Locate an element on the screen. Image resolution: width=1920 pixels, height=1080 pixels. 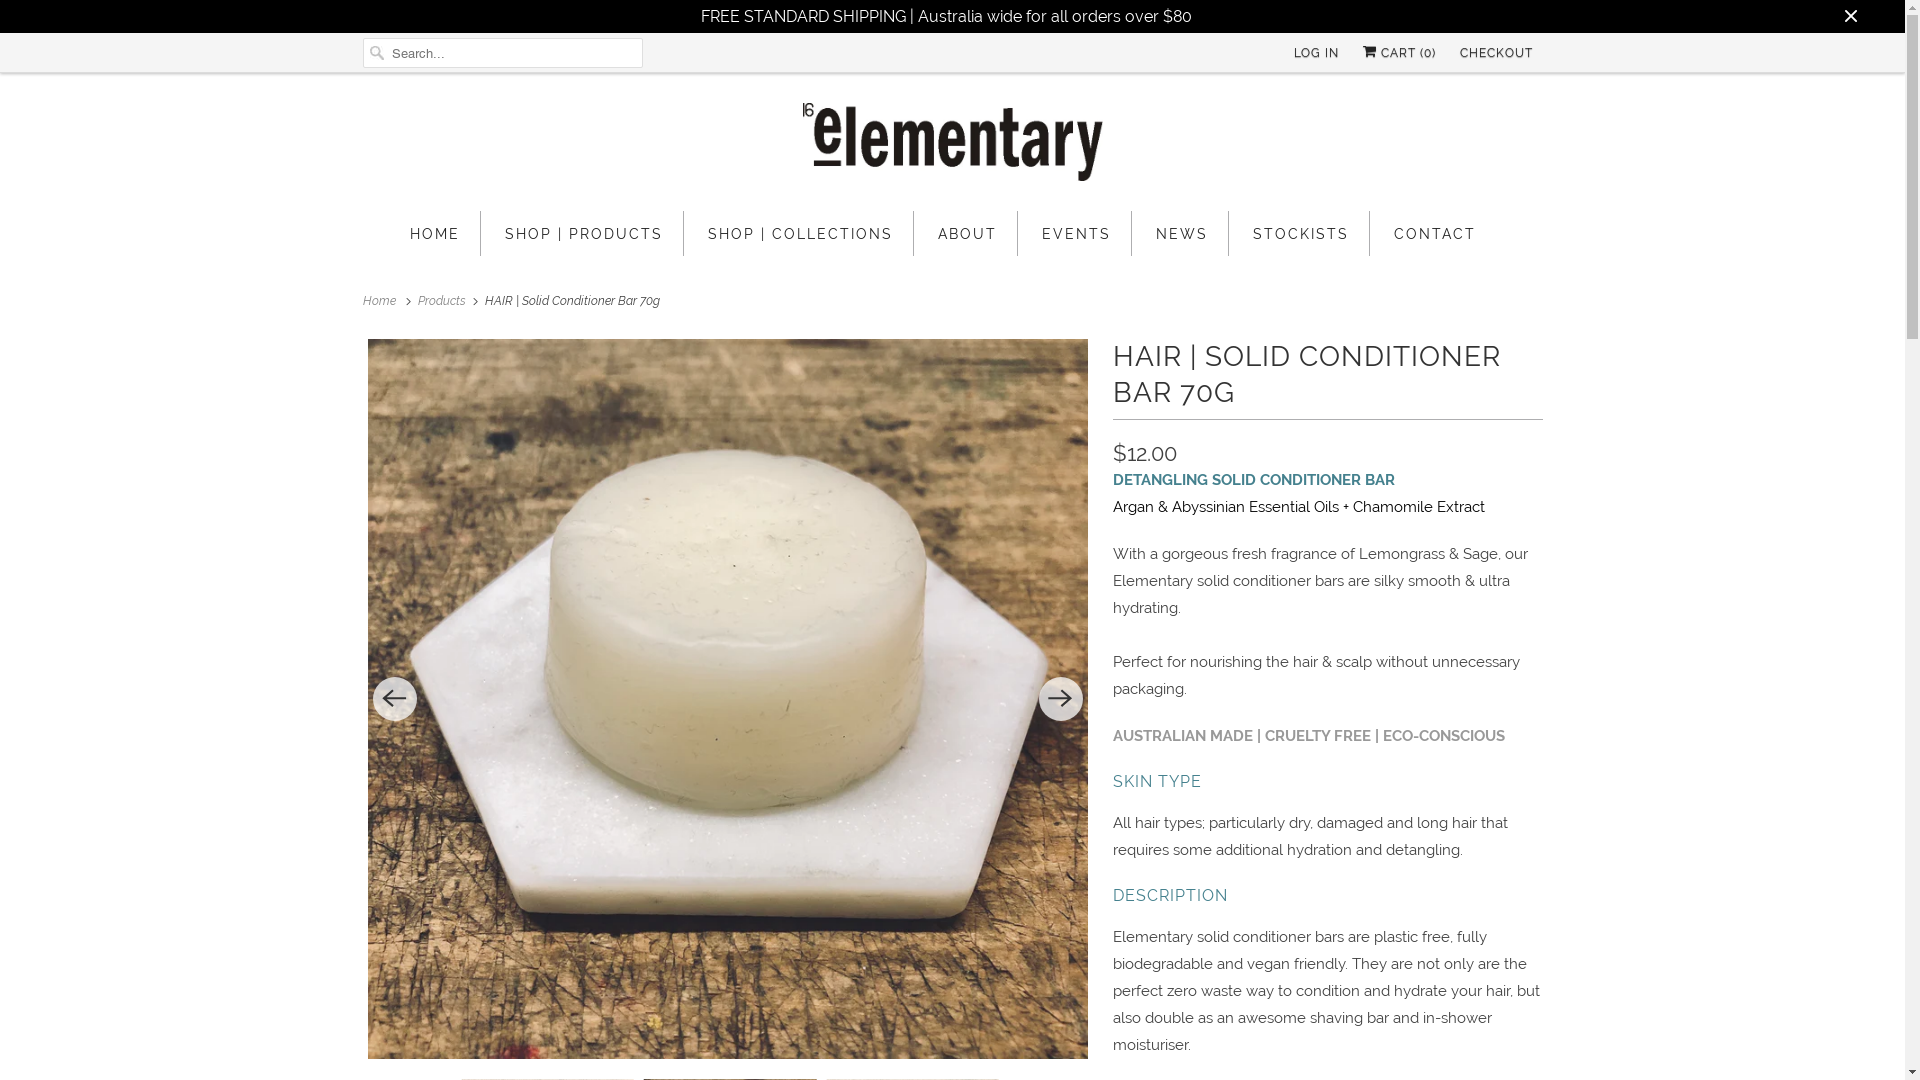
'CONTACT' is located at coordinates (1434, 232).